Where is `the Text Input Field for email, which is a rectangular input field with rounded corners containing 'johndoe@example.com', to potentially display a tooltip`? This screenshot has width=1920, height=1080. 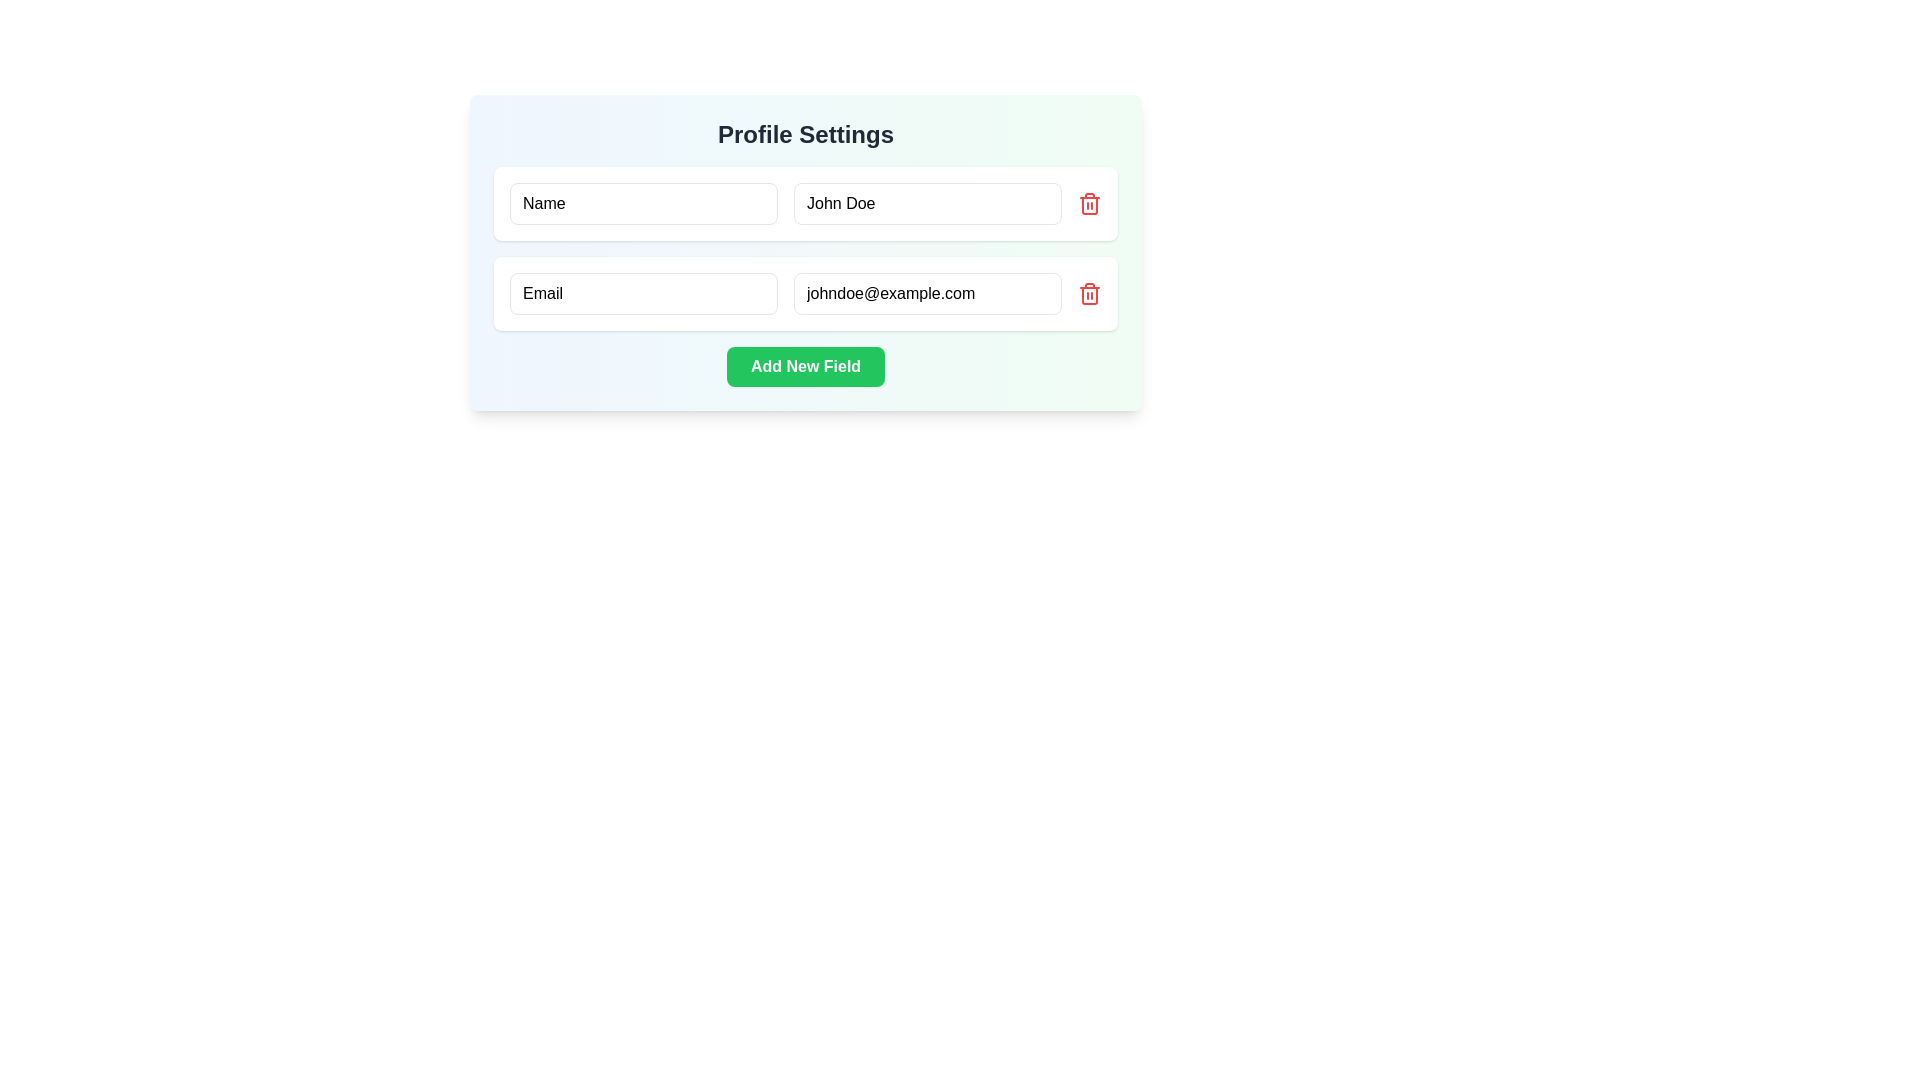
the Text Input Field for email, which is a rectangular input field with rounded corners containing 'johndoe@example.com', to potentially display a tooltip is located at coordinates (926, 293).